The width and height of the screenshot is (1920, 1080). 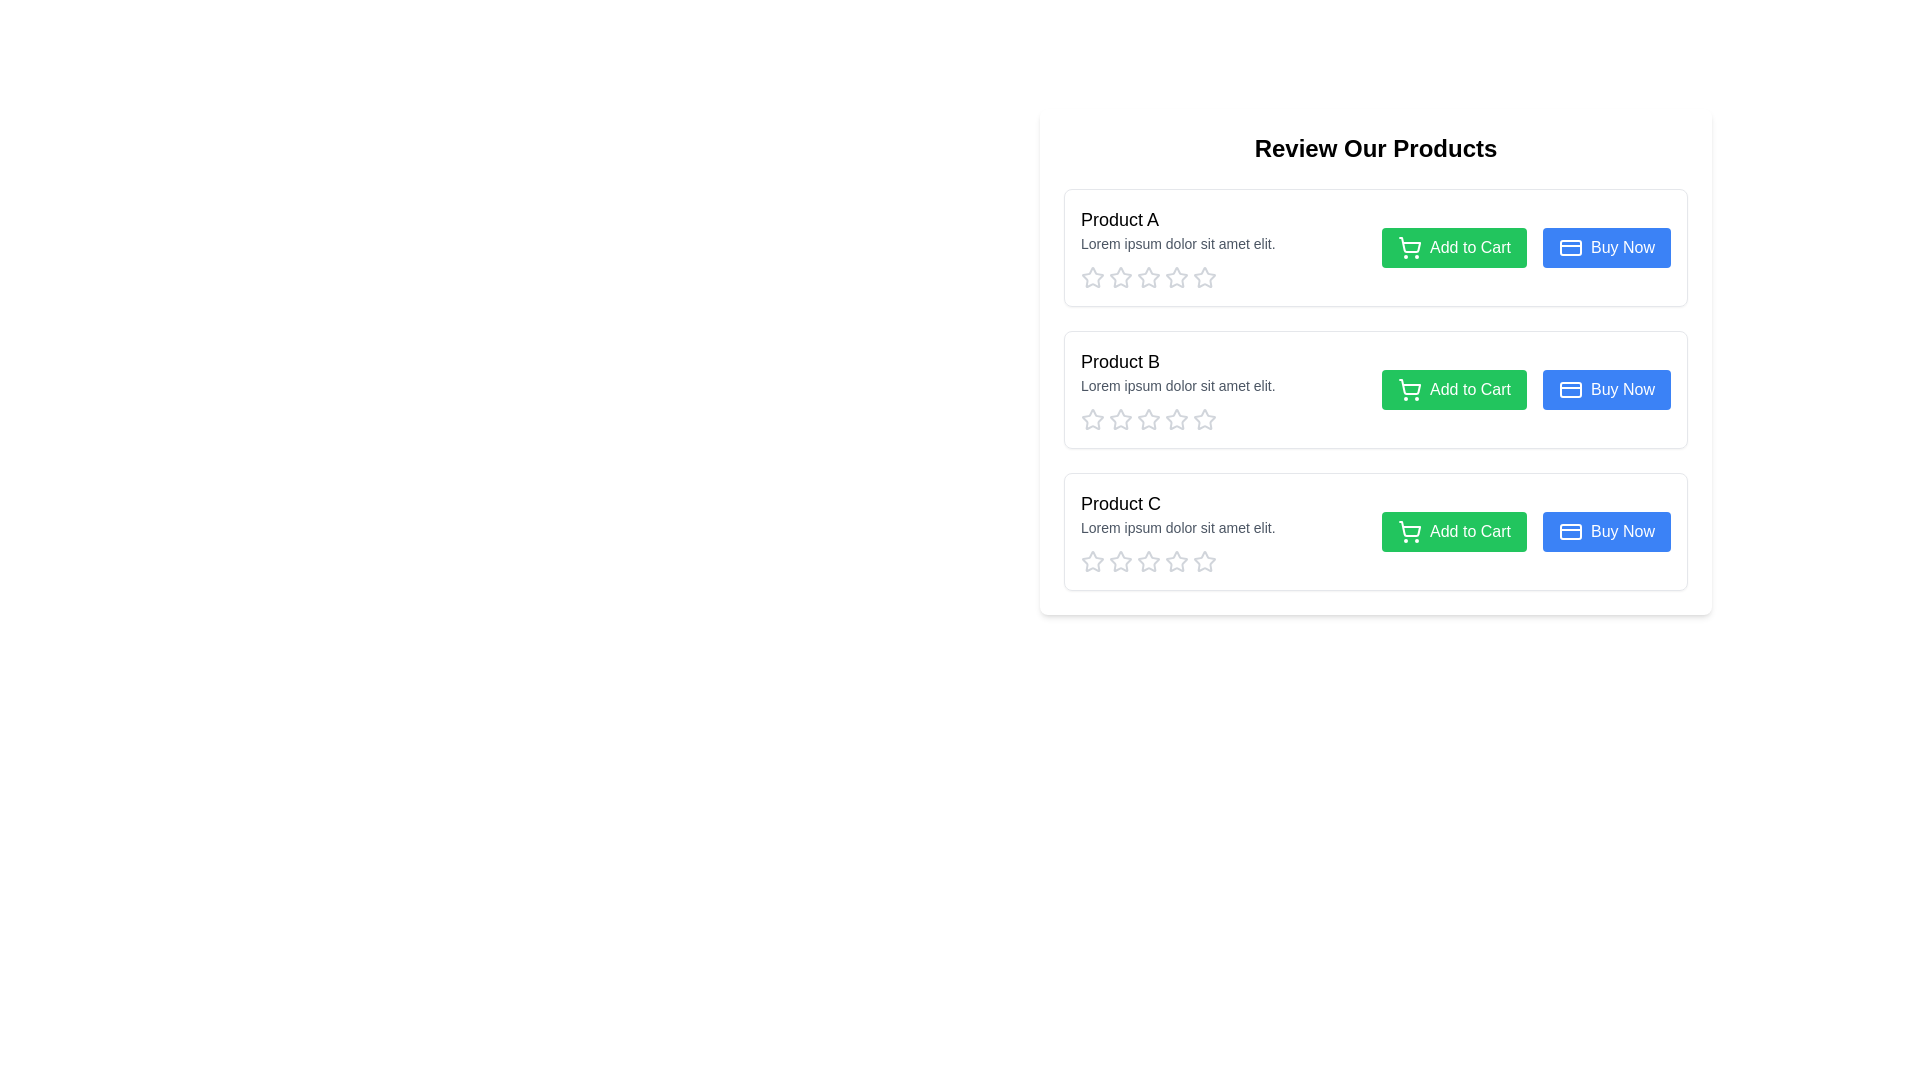 I want to click on the second star icon, so click(x=1121, y=277).